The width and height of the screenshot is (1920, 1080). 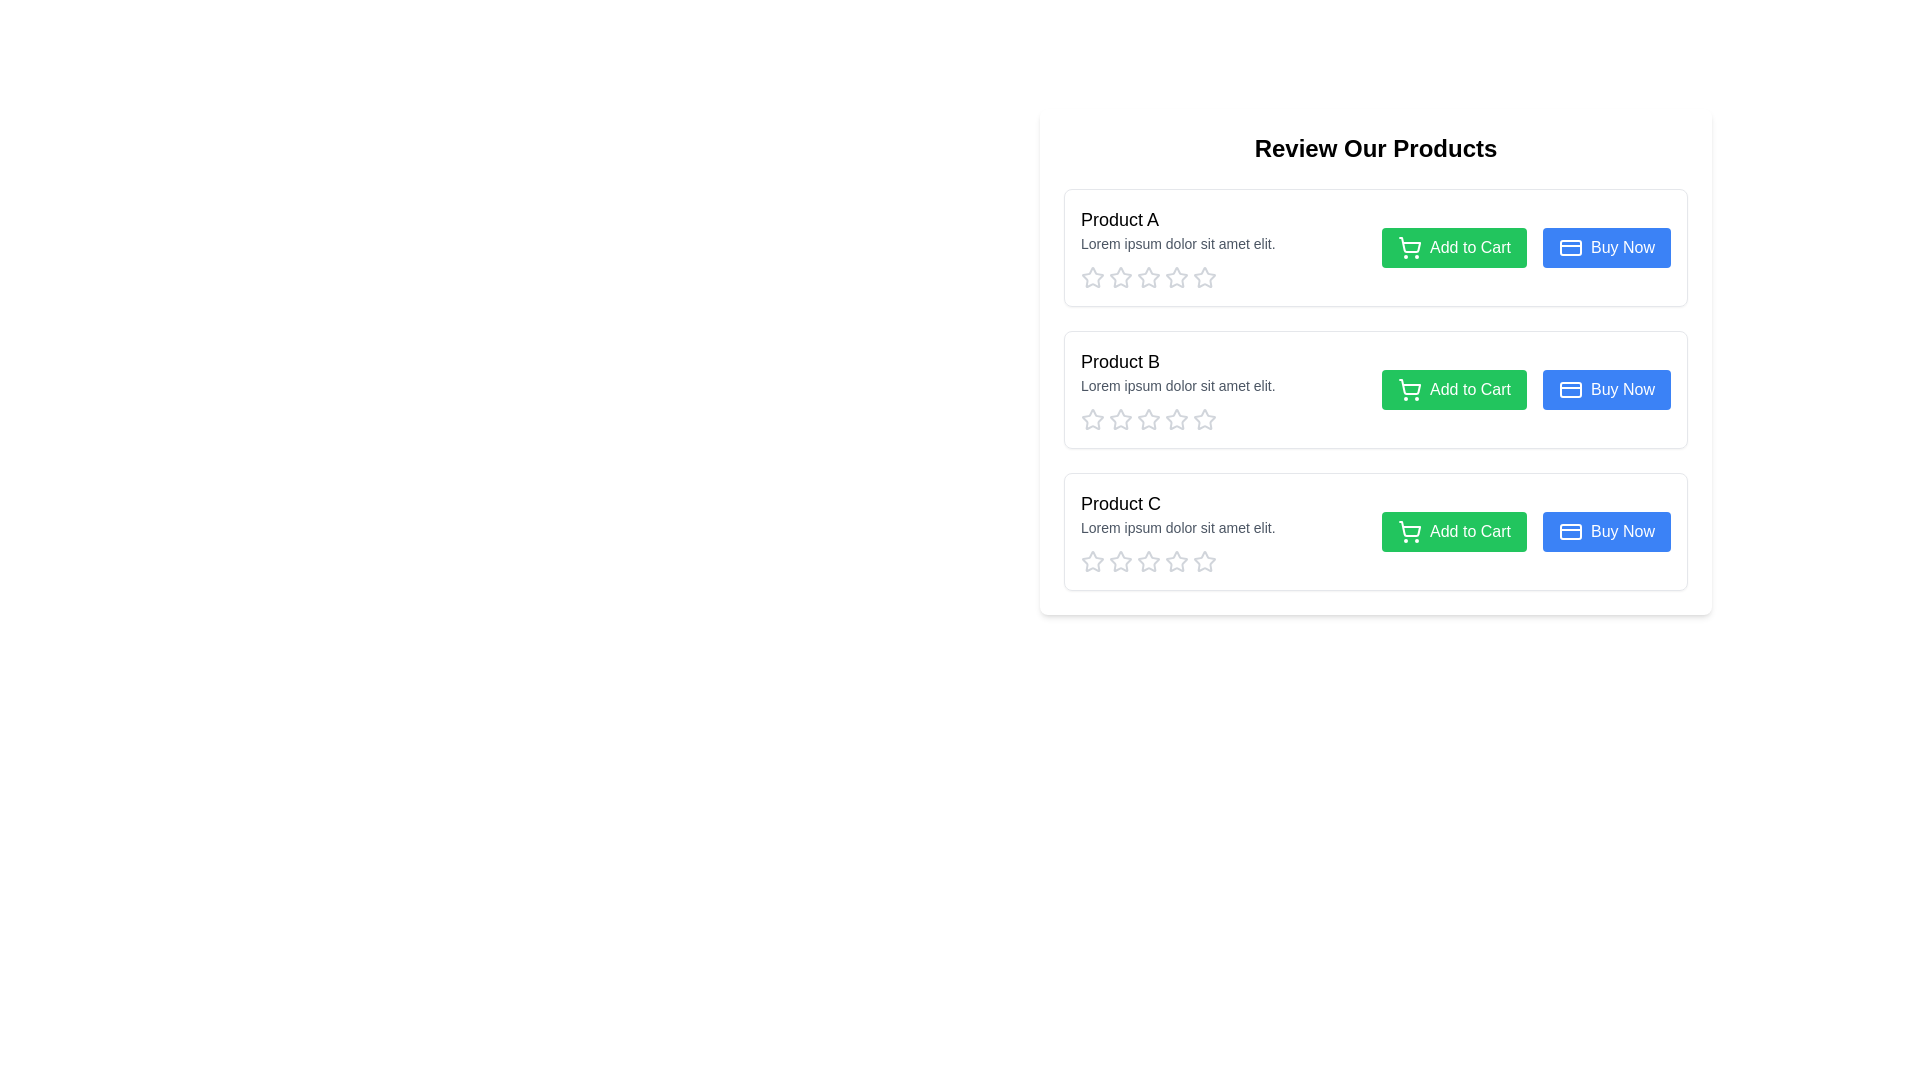 I want to click on the second star icon, so click(x=1121, y=277).